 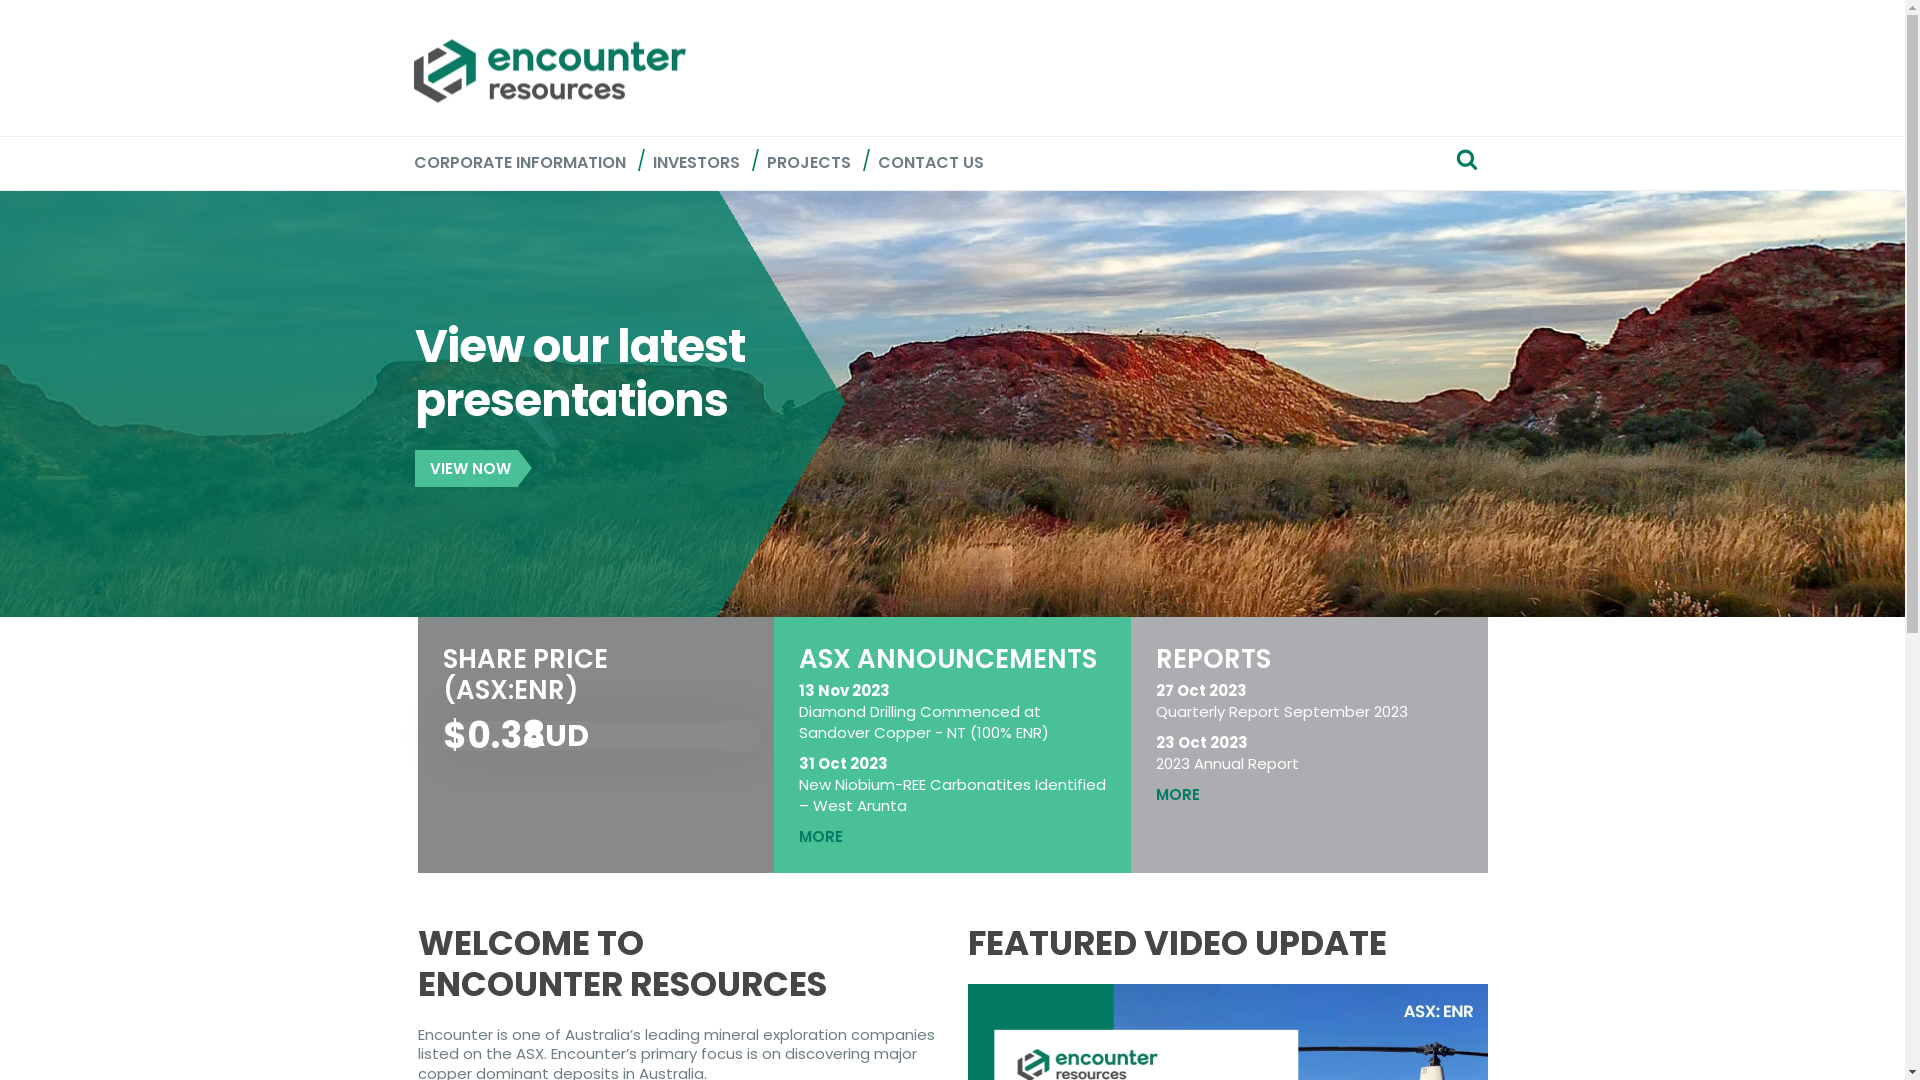 I want to click on 'CORPORATE INFORMATION', so click(x=518, y=162).